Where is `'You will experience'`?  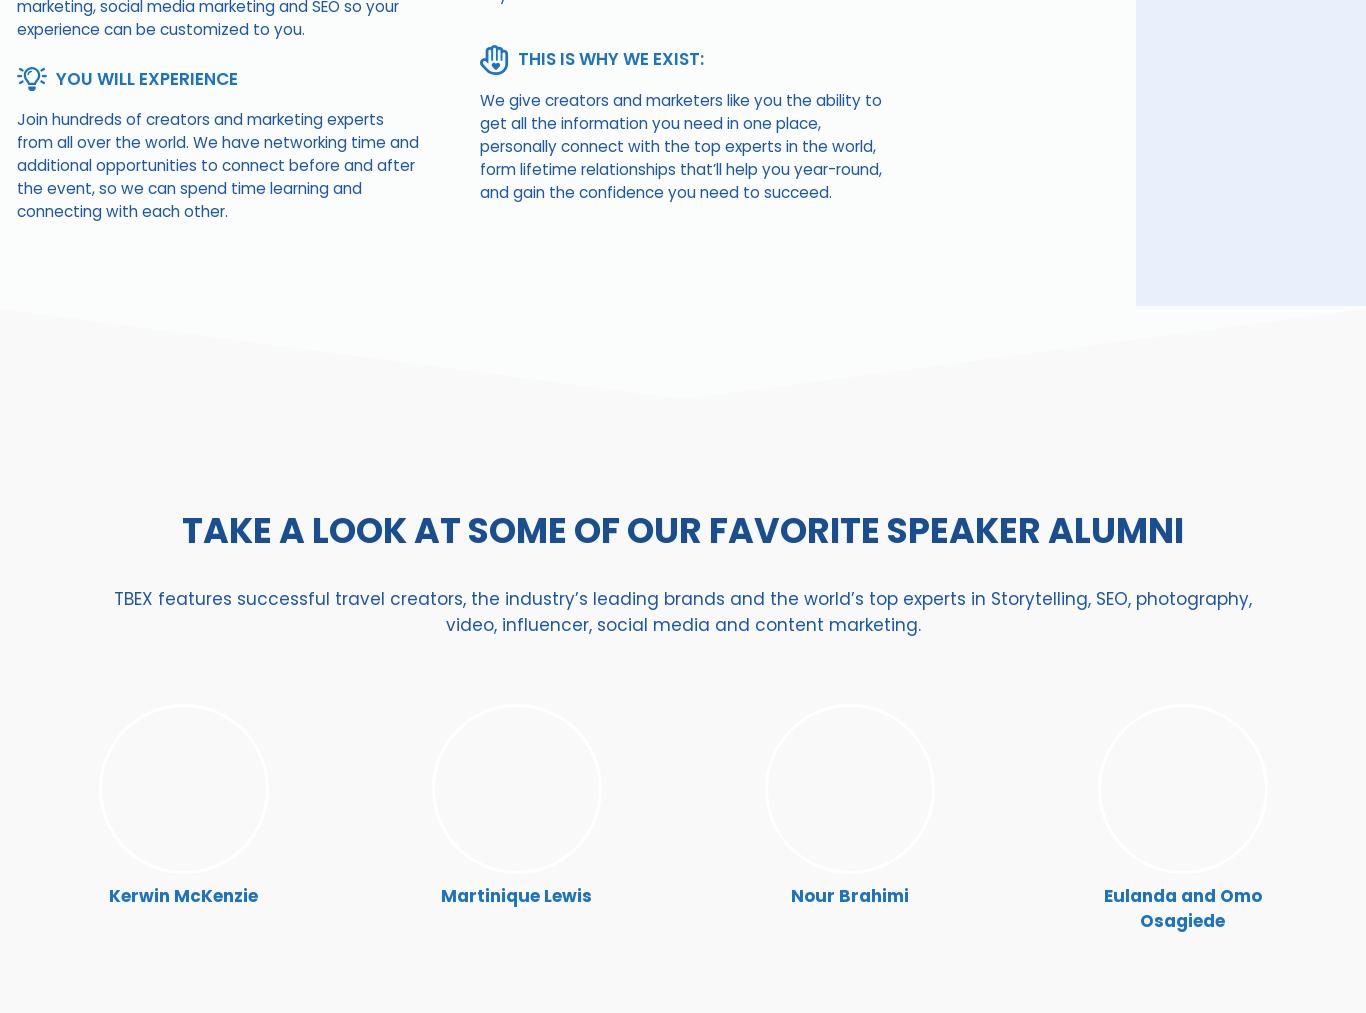
'You will experience' is located at coordinates (145, 77).